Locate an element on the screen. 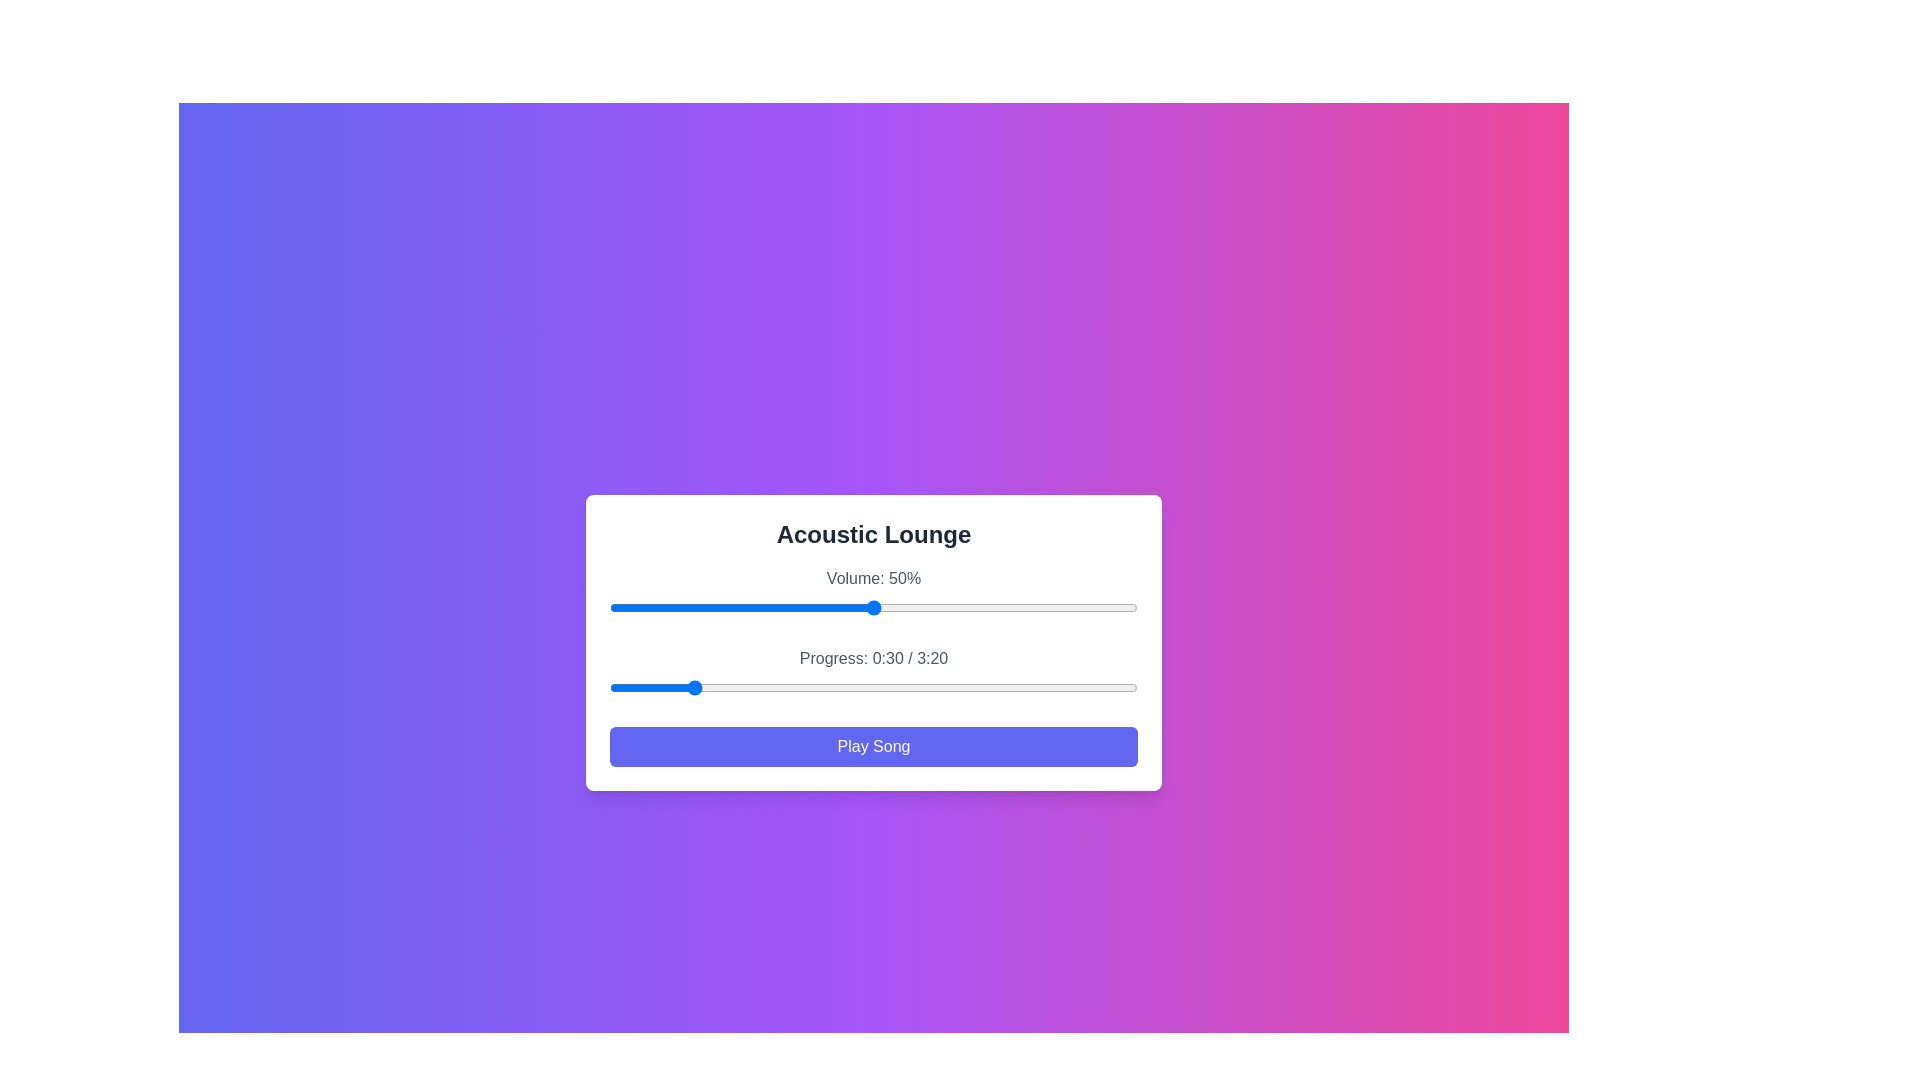 The height and width of the screenshot is (1080, 1920). the volume to 87% by interacting with the slider is located at coordinates (1068, 607).